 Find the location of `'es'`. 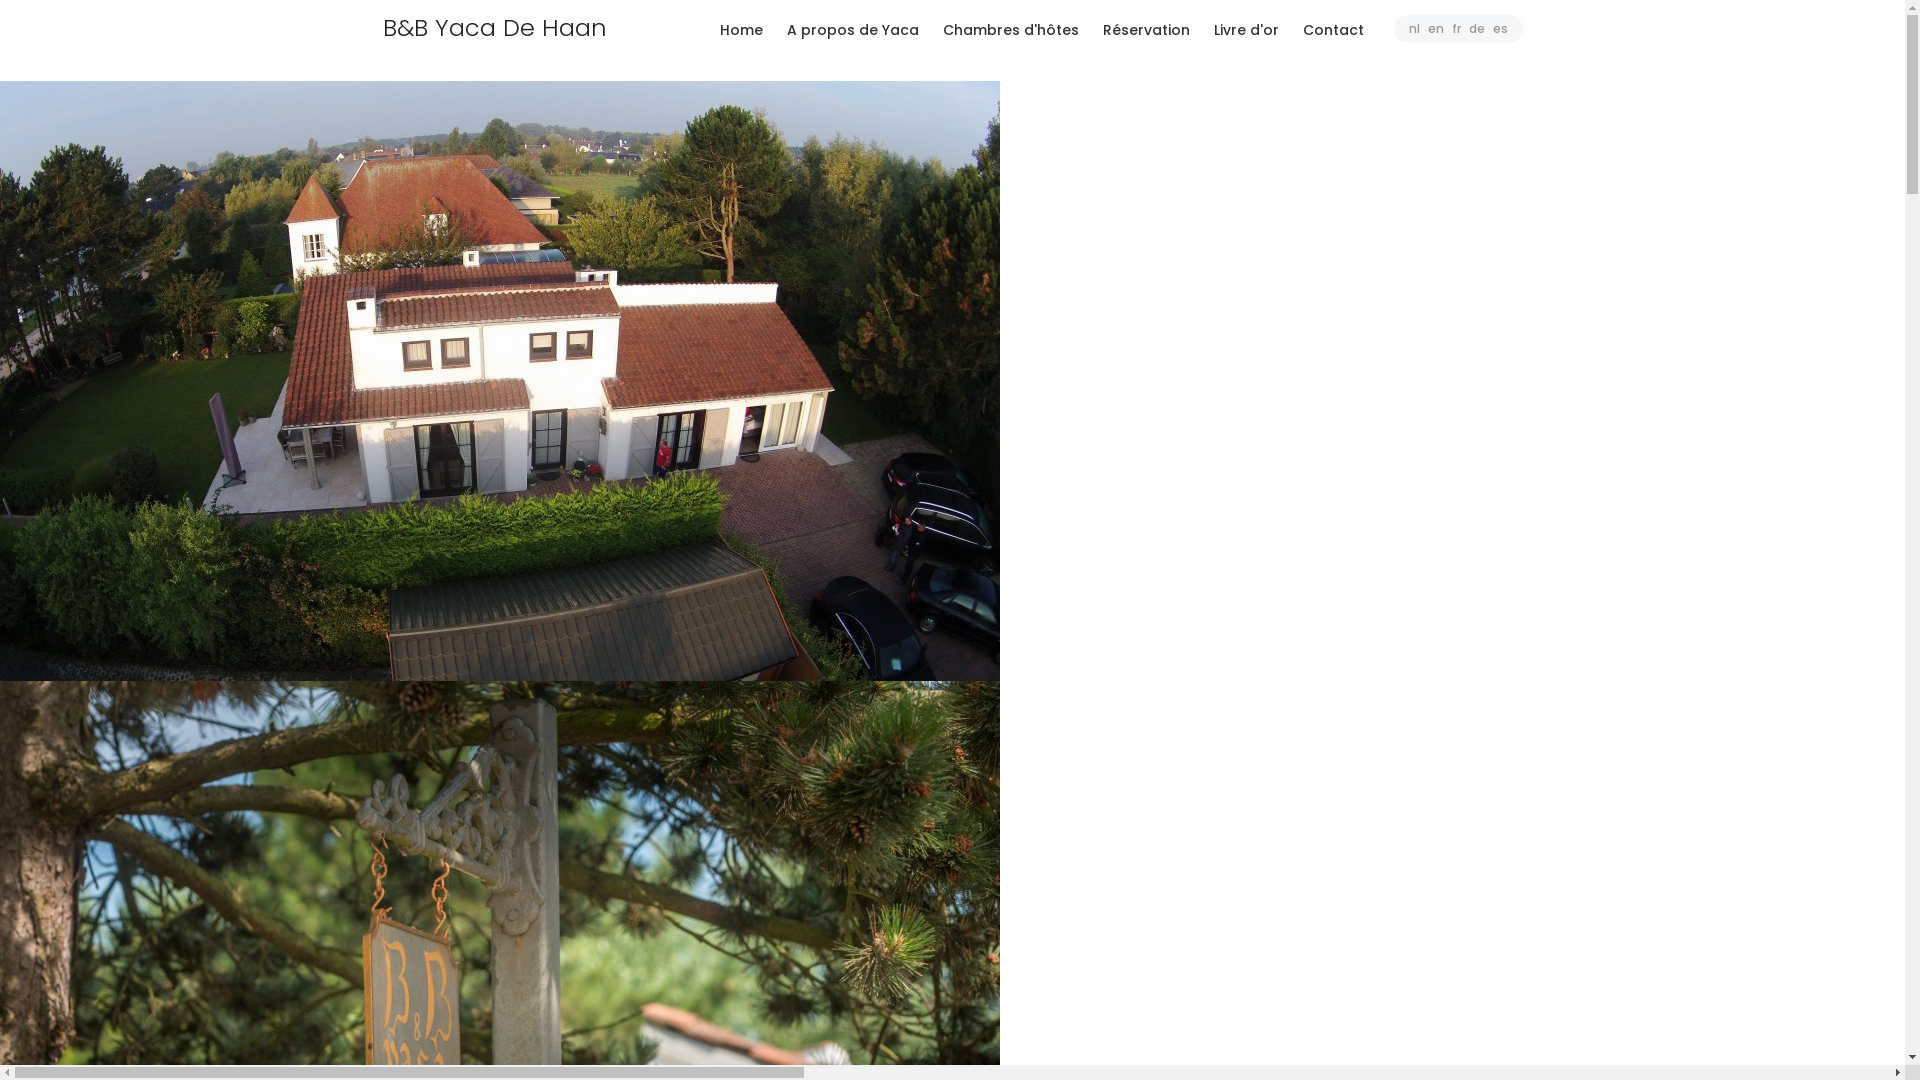

'es' is located at coordinates (1499, 28).